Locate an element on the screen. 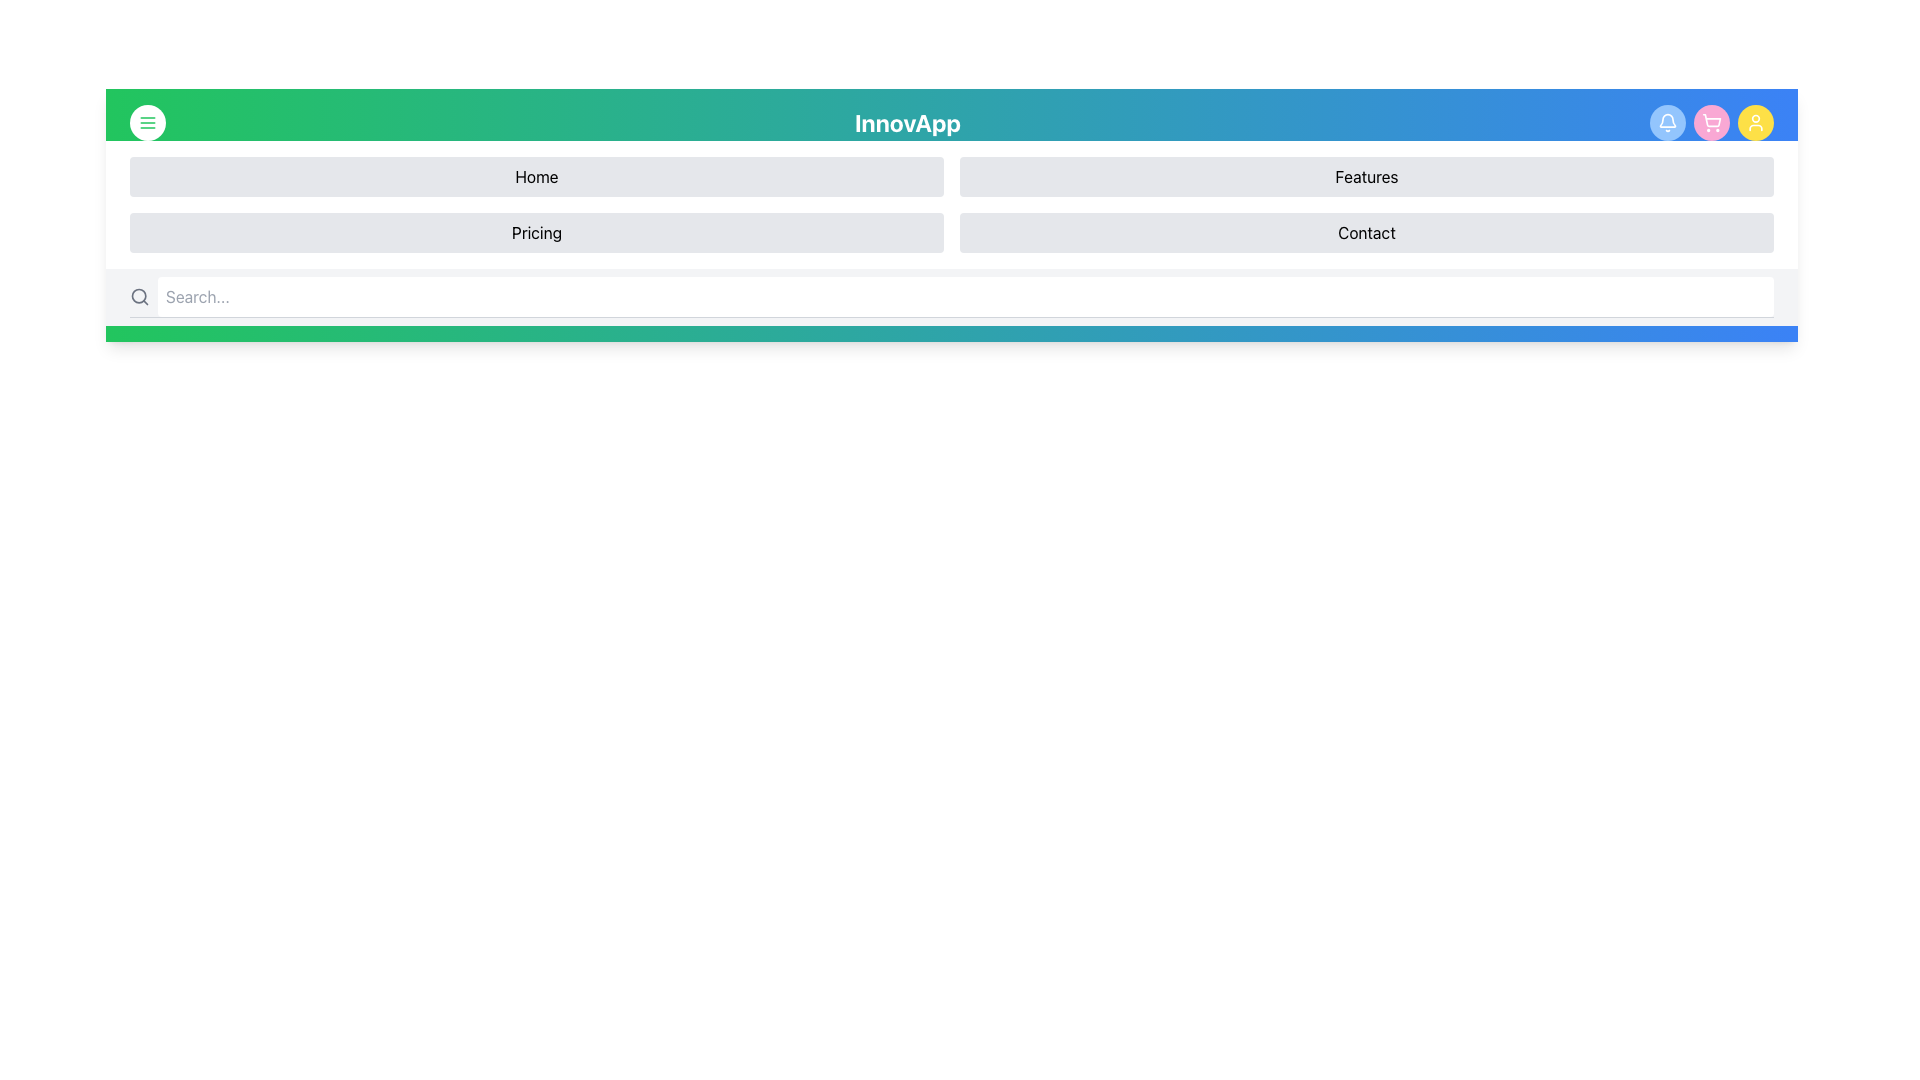 This screenshot has height=1080, width=1920. the circular pink button with a white shopping cart icon located at the top-right corner of the page is located at coordinates (1711, 123).